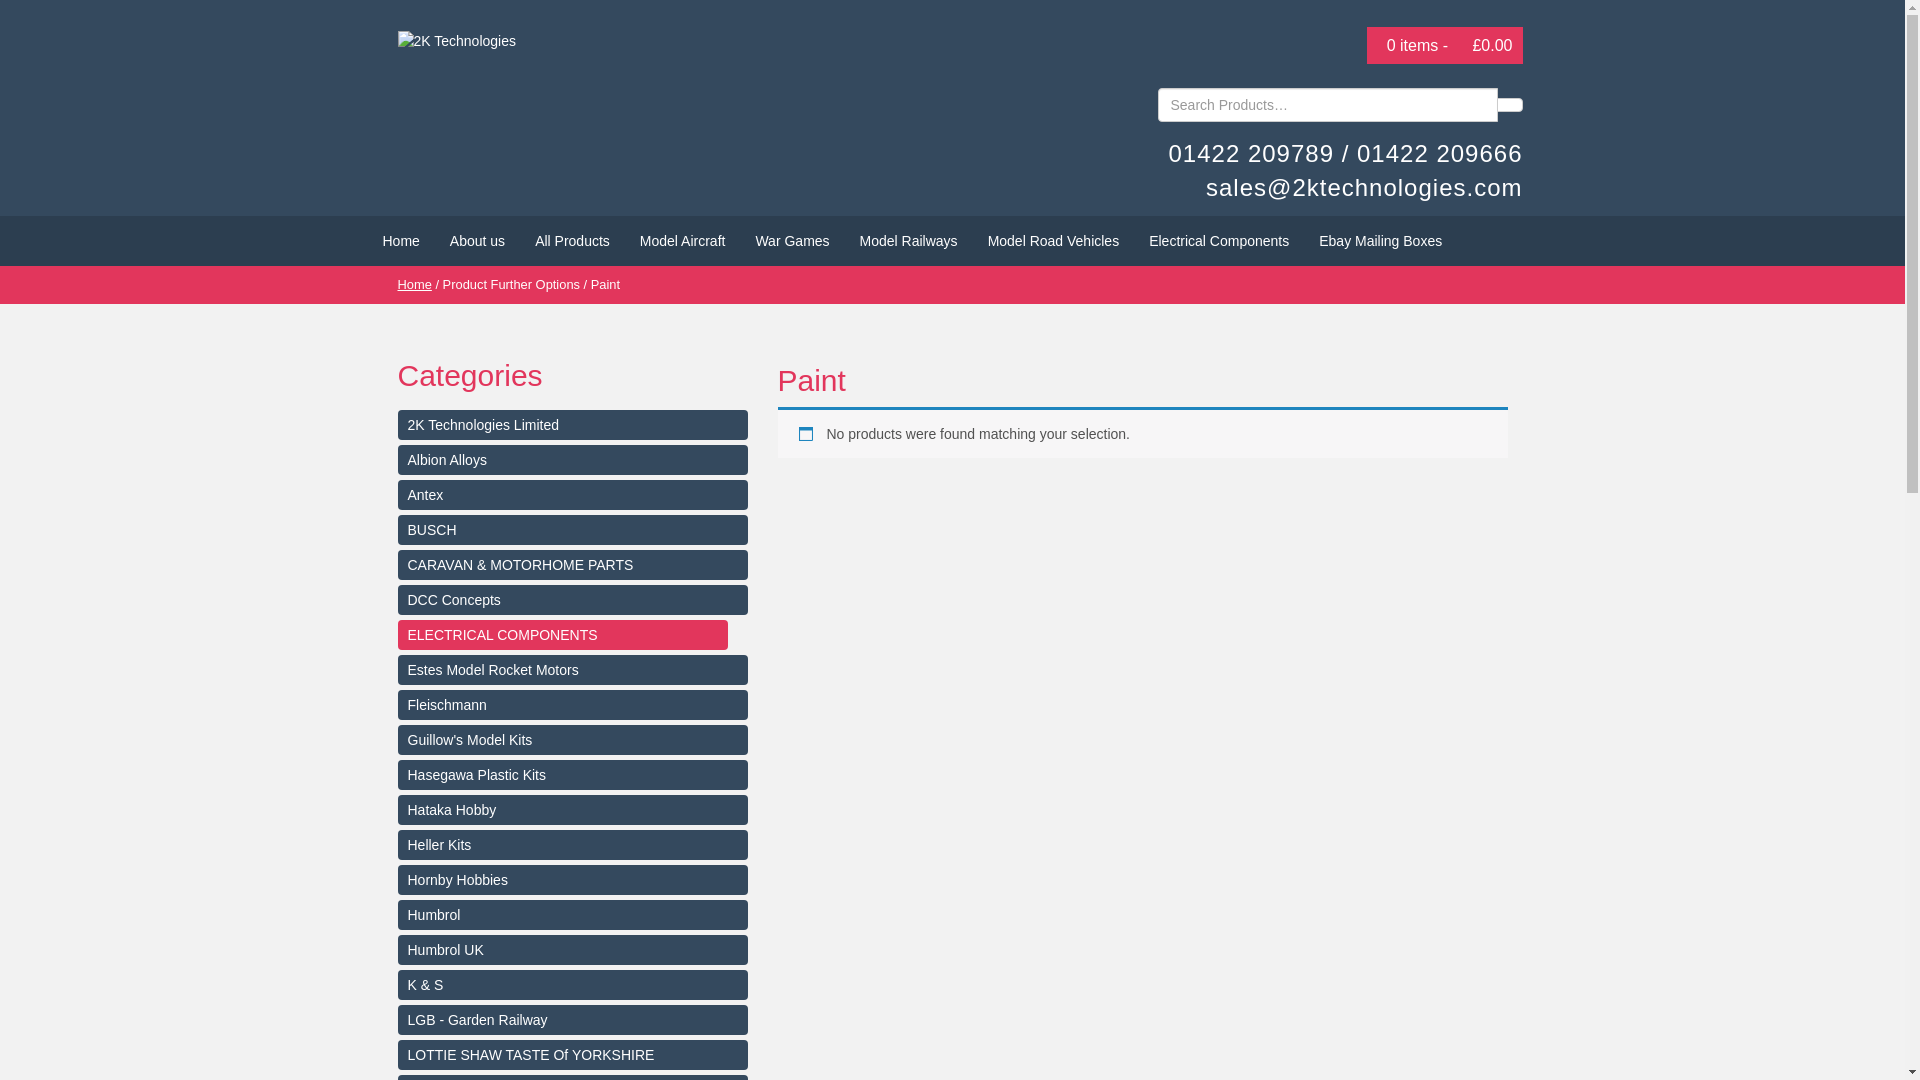 The image size is (1920, 1080). I want to click on 'Humbrol UK', so click(571, 948).